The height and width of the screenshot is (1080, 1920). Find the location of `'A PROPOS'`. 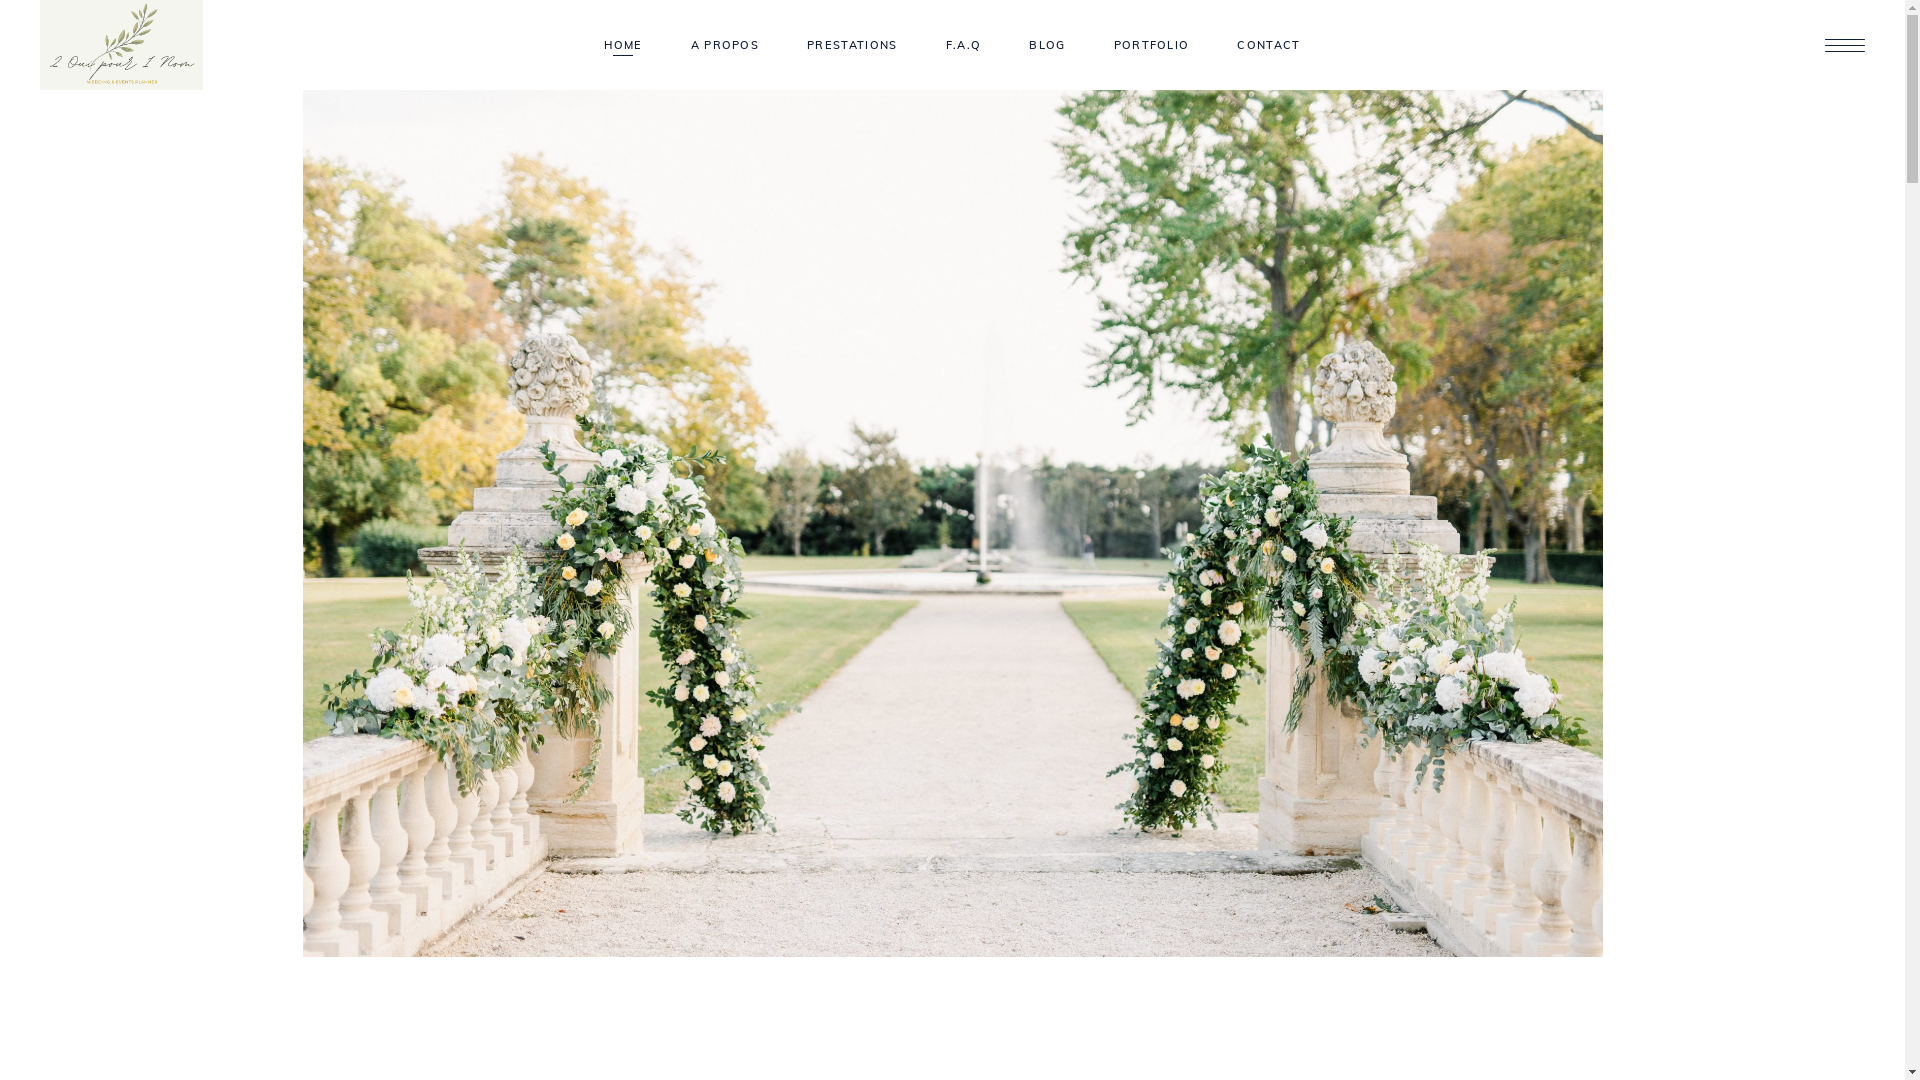

'A PROPOS' is located at coordinates (724, 45).